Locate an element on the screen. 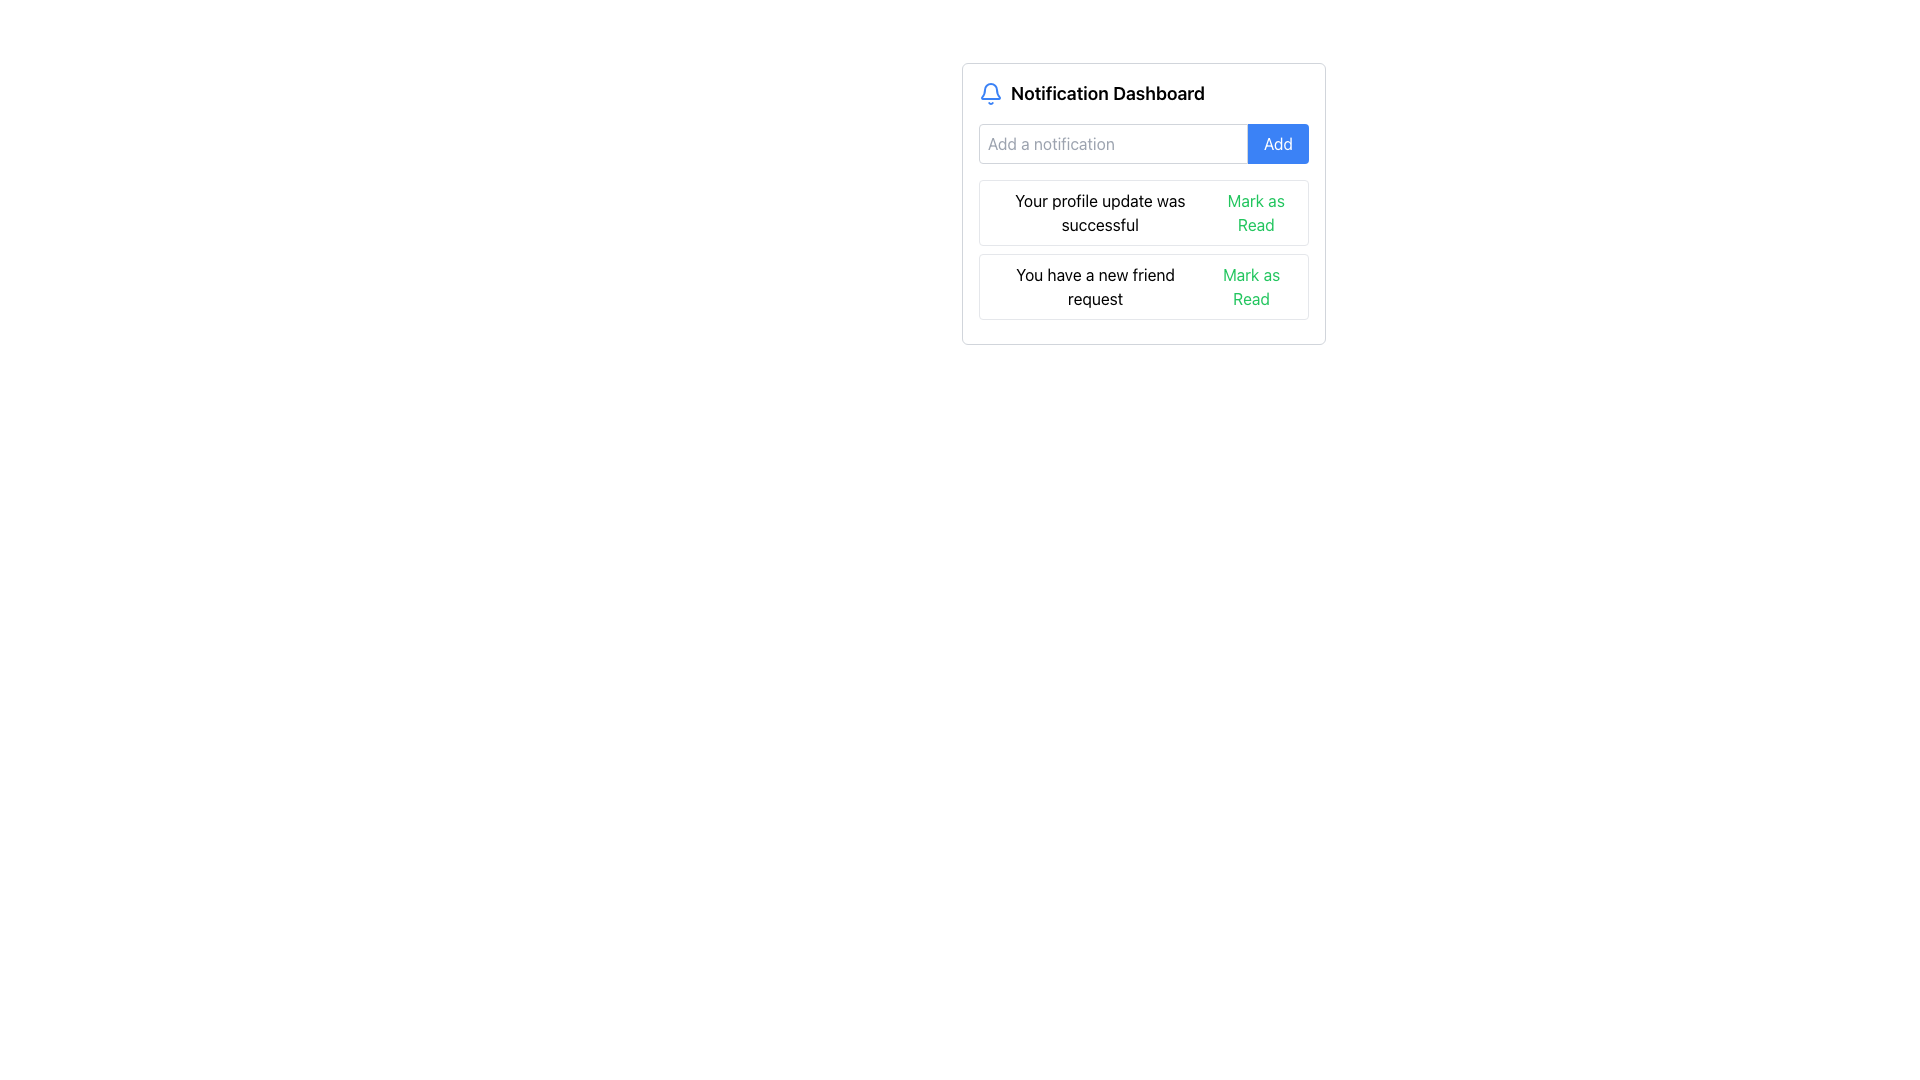 Image resolution: width=1920 pixels, height=1080 pixels. the button that marks the notification 'Your profile update was successful.' as read is located at coordinates (1255, 212).